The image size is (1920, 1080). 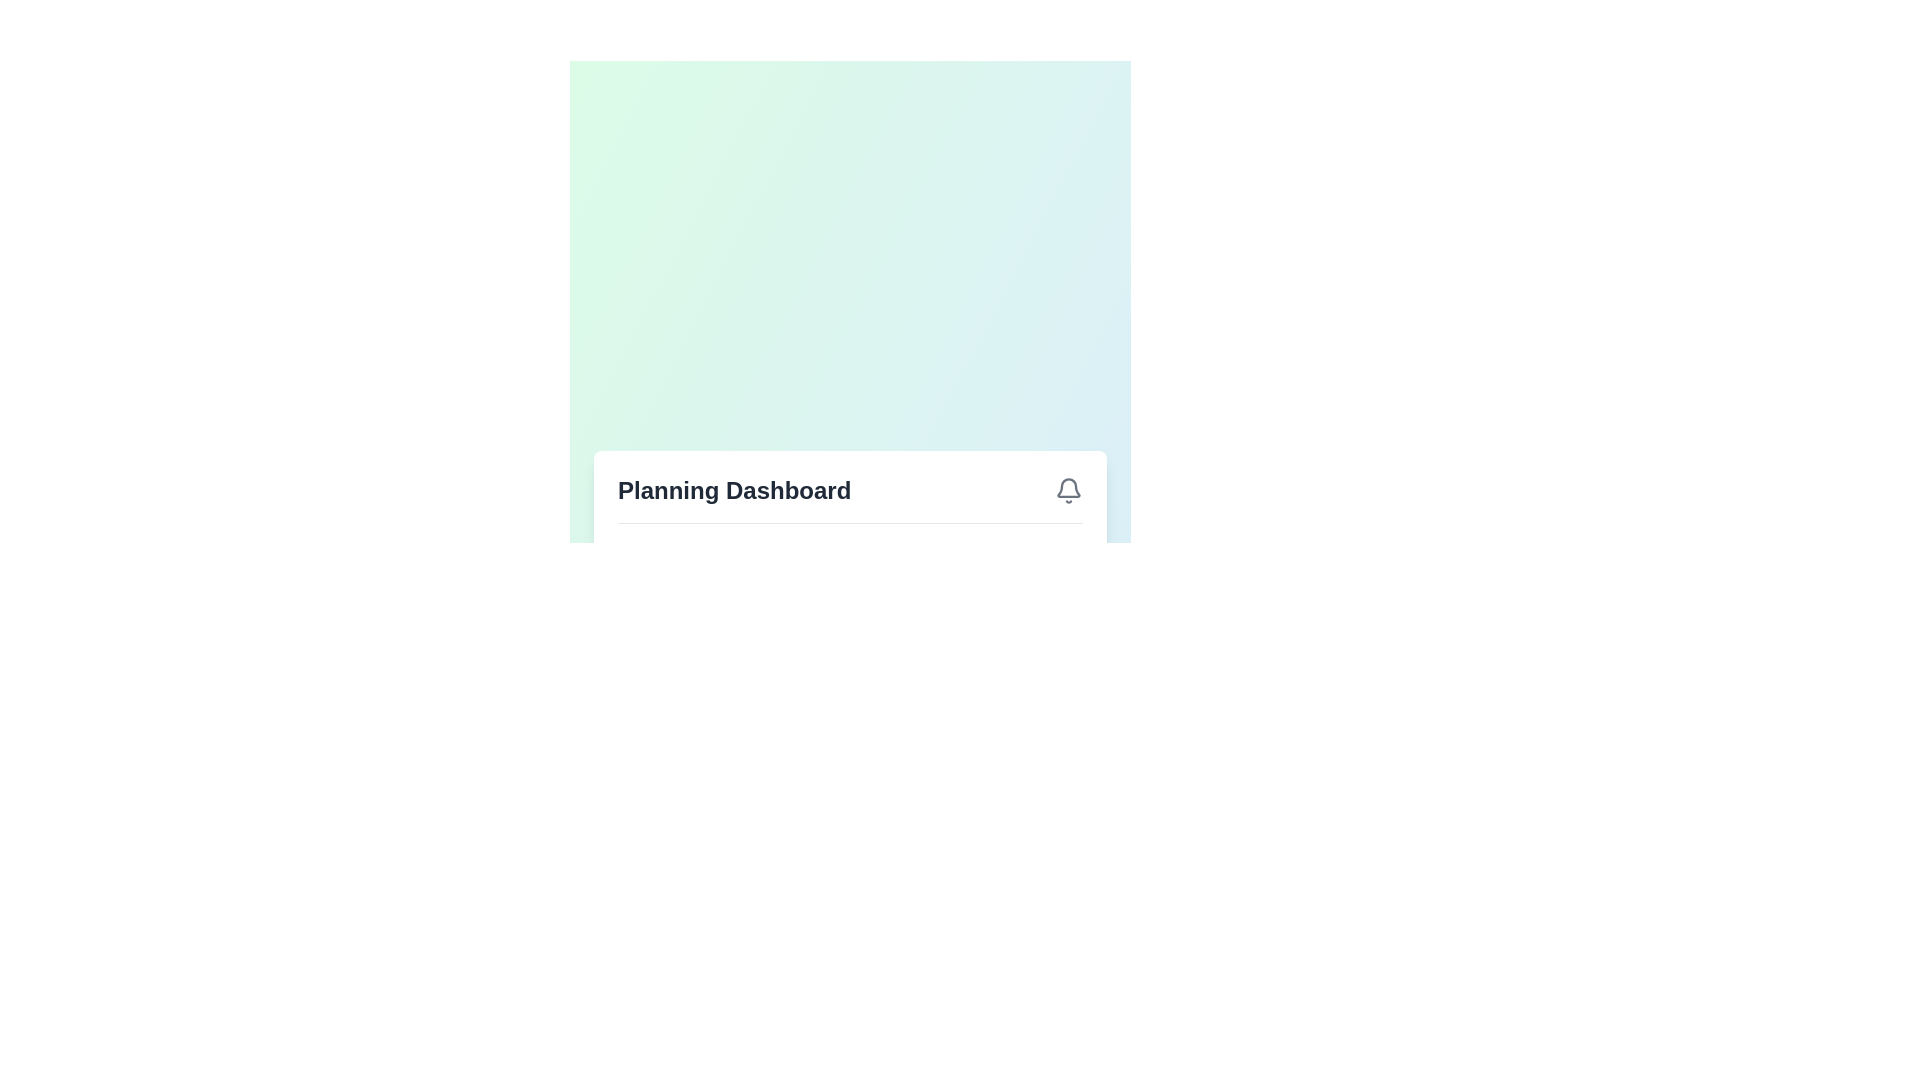 What do you see at coordinates (1068, 487) in the screenshot?
I see `the bell-shaped icon located` at bounding box center [1068, 487].